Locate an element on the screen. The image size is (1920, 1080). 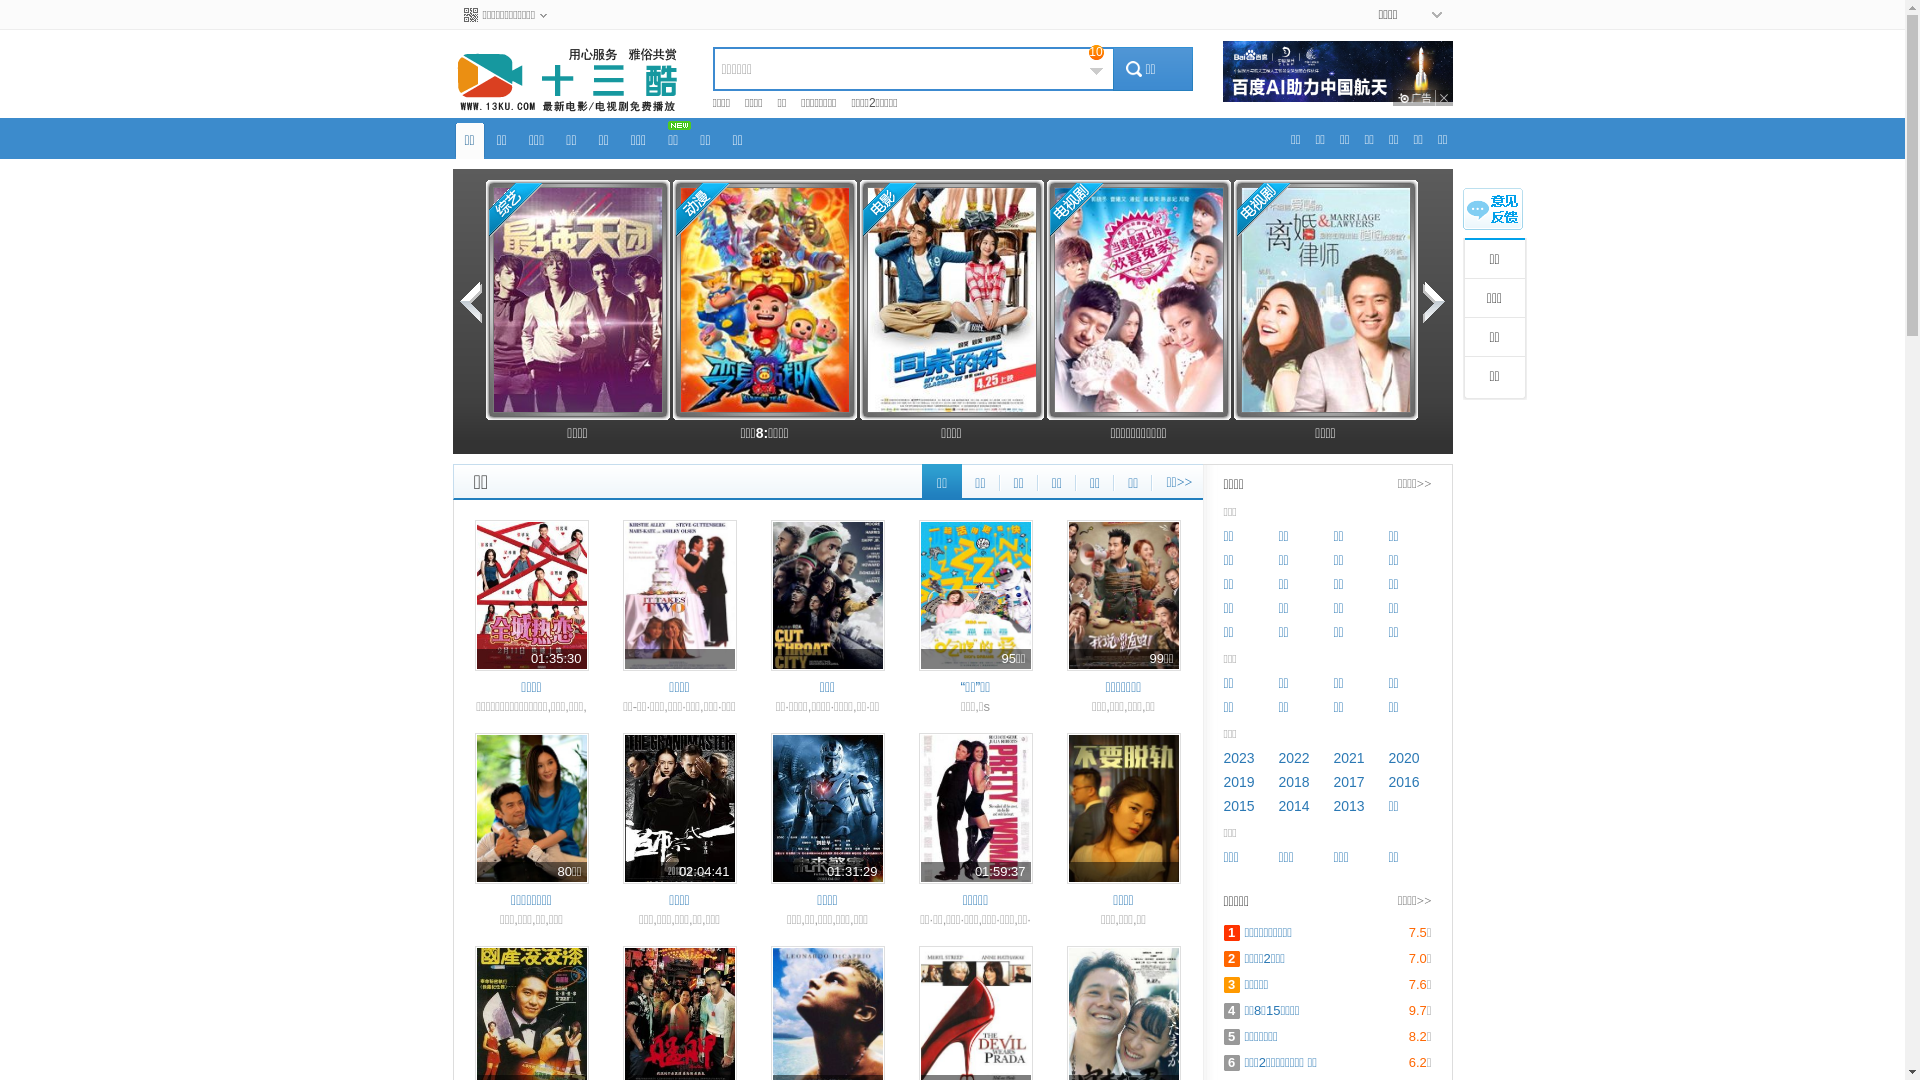
'2020' is located at coordinates (1402, 758).